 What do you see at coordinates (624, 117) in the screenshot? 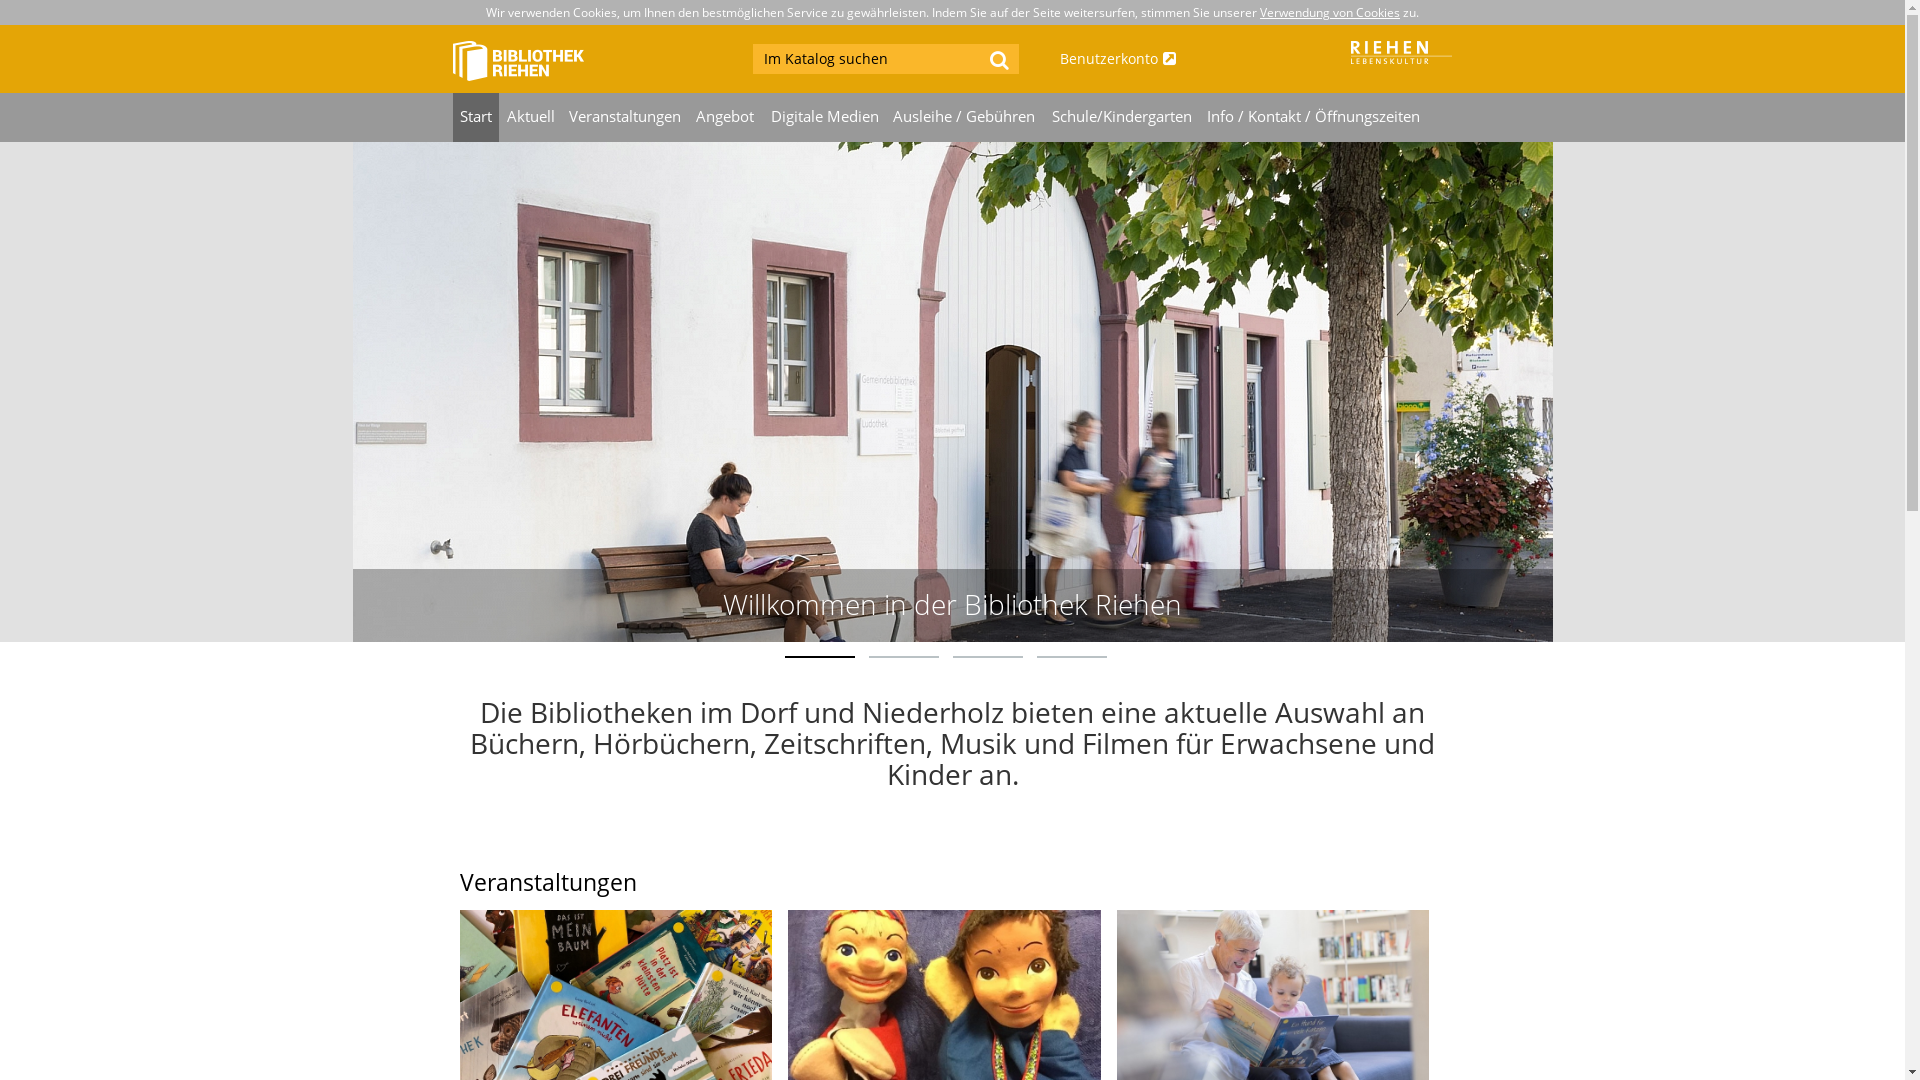
I see `'Veranstaltungen'` at bounding box center [624, 117].